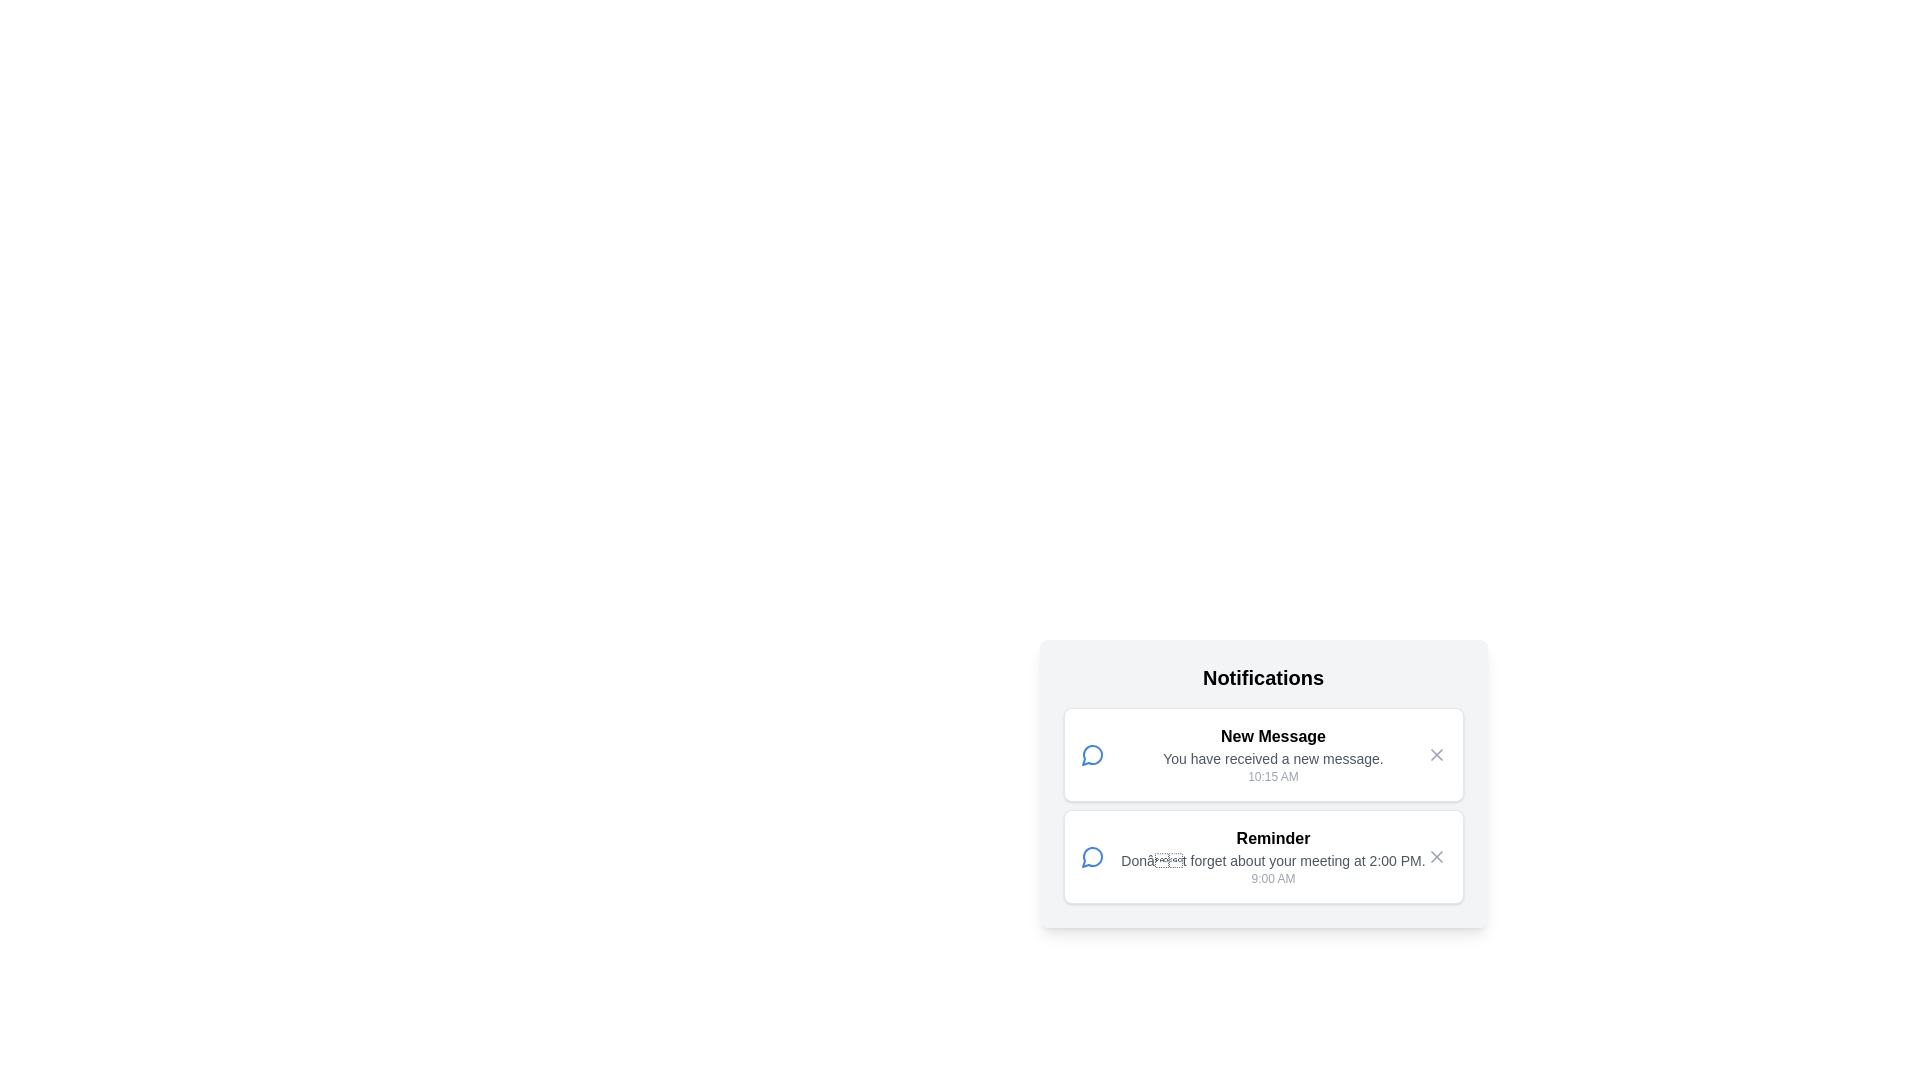 The height and width of the screenshot is (1080, 1920). Describe the element at coordinates (1262, 755) in the screenshot. I see `the content of a notification by selecting the notification with title New Message` at that location.